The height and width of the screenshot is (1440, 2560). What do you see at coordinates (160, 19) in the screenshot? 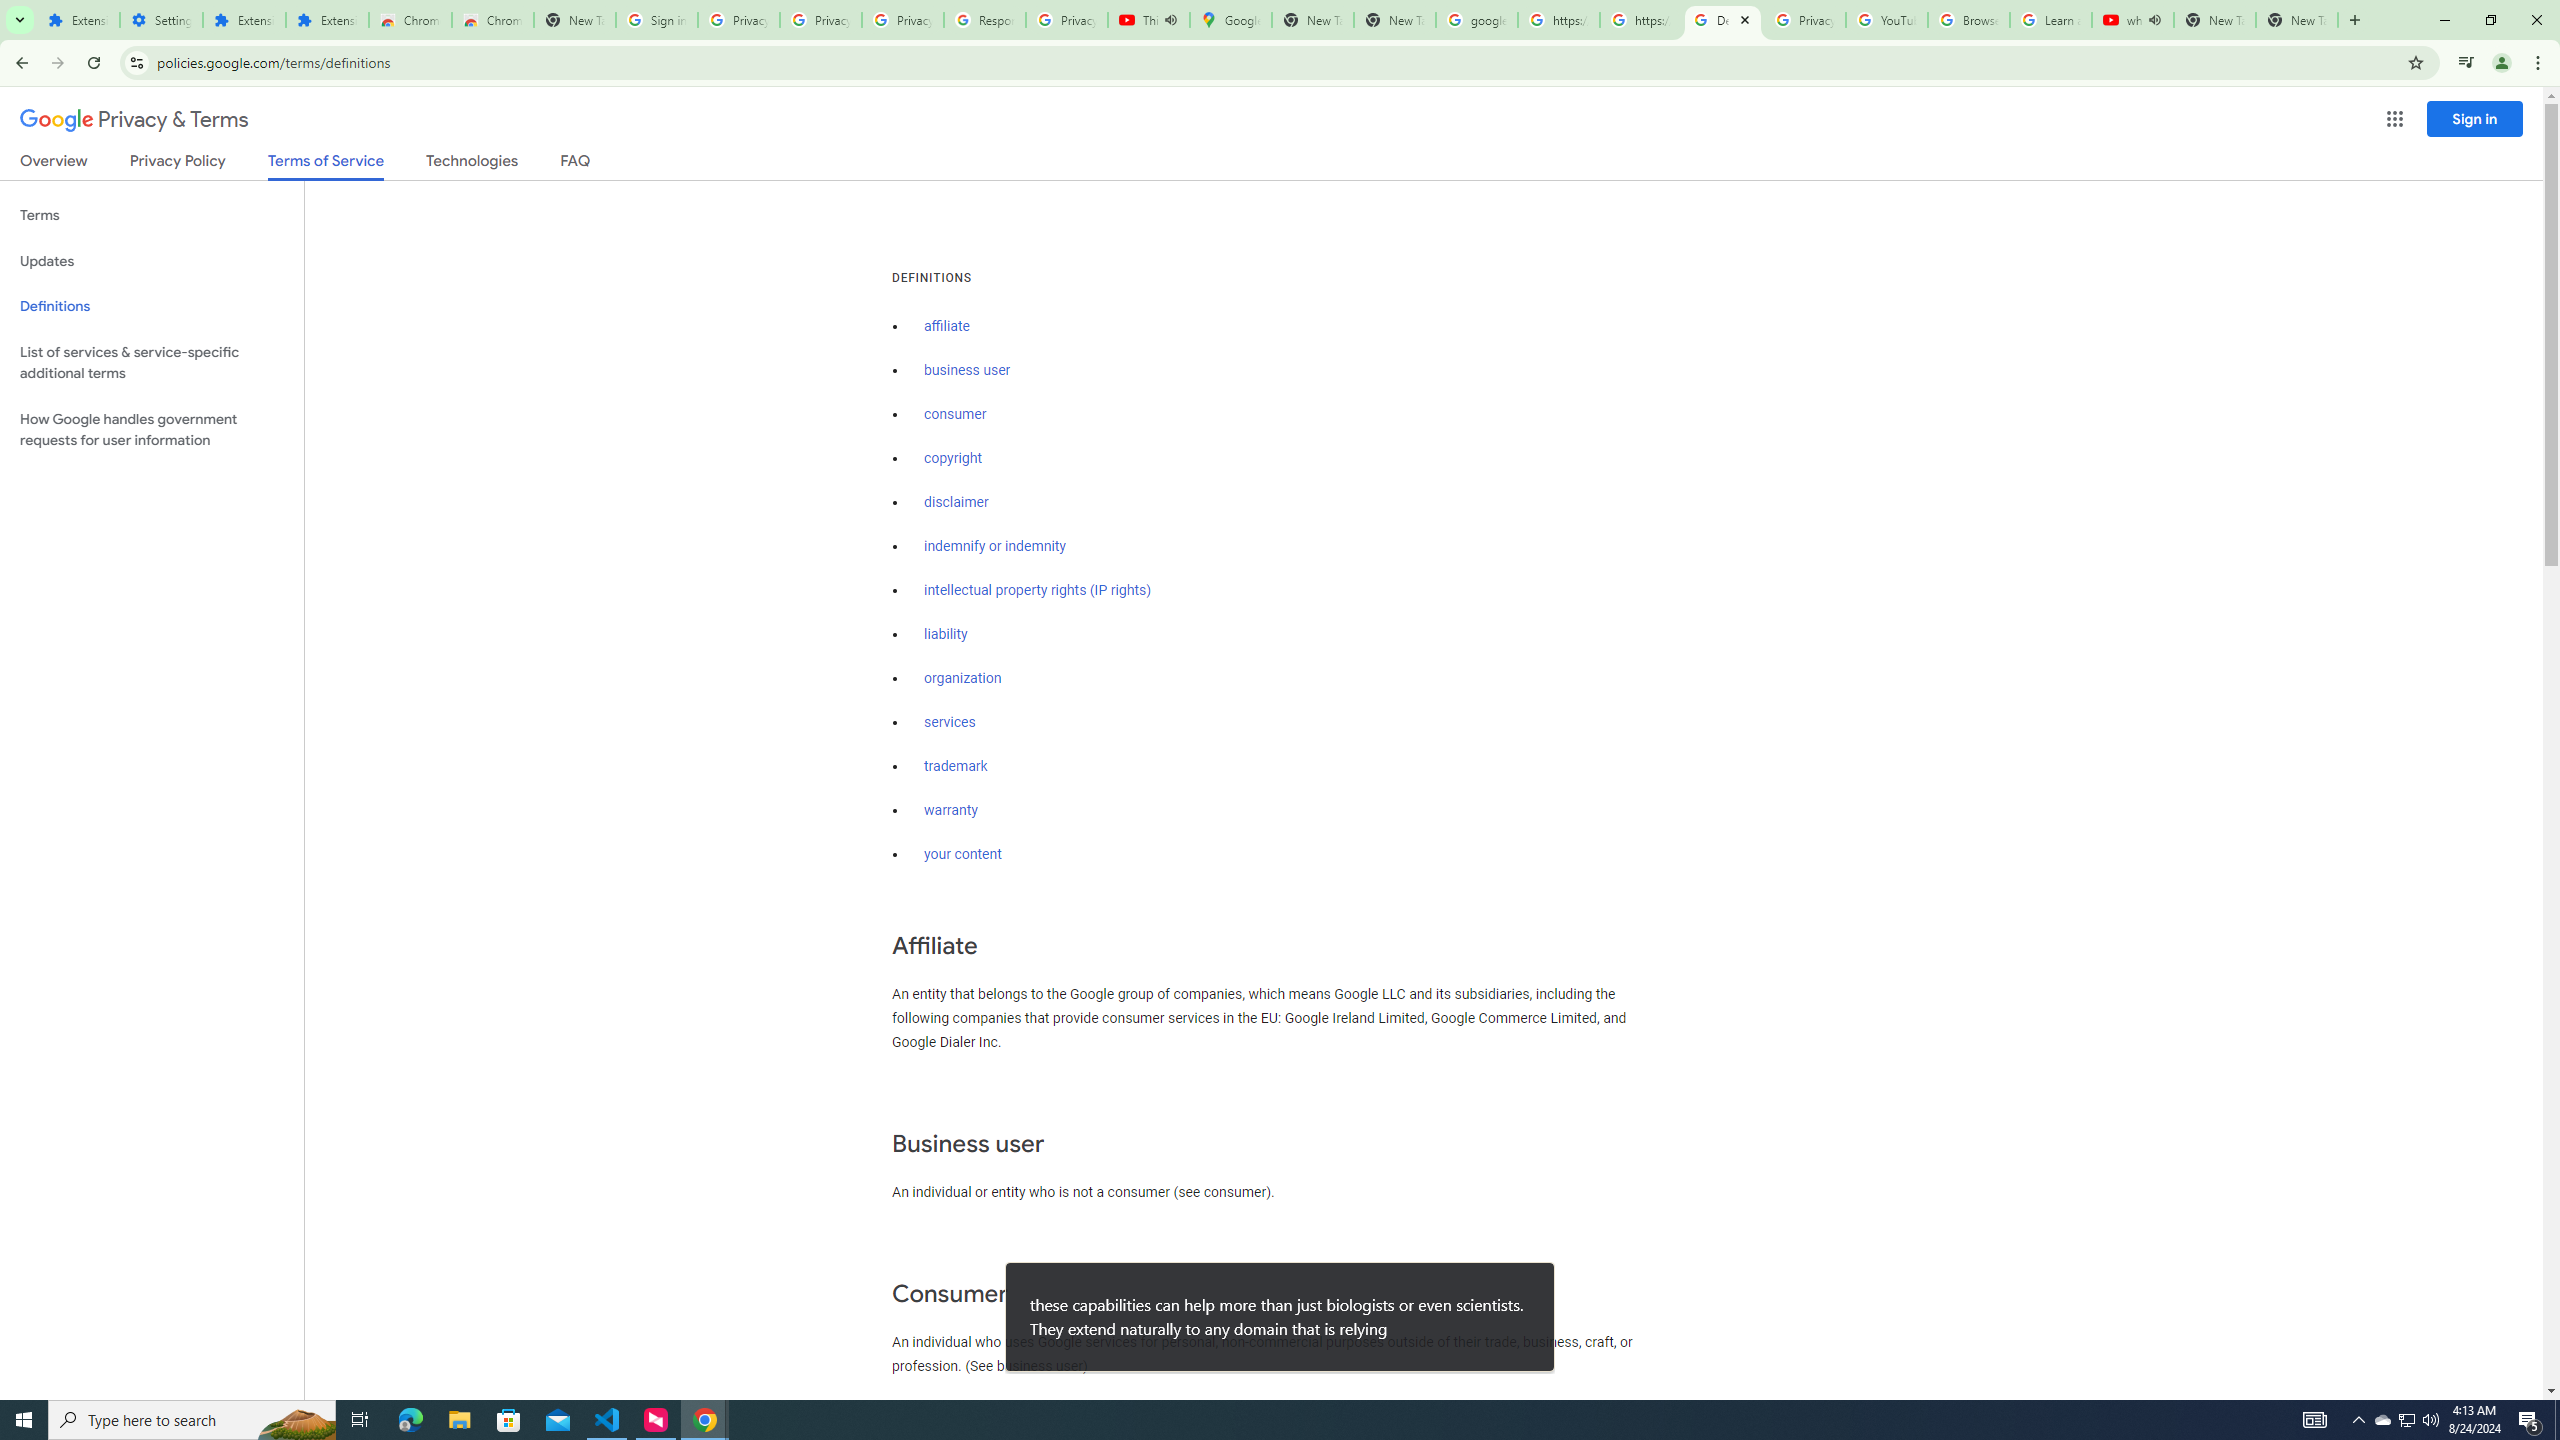
I see `'Settings'` at bounding box center [160, 19].